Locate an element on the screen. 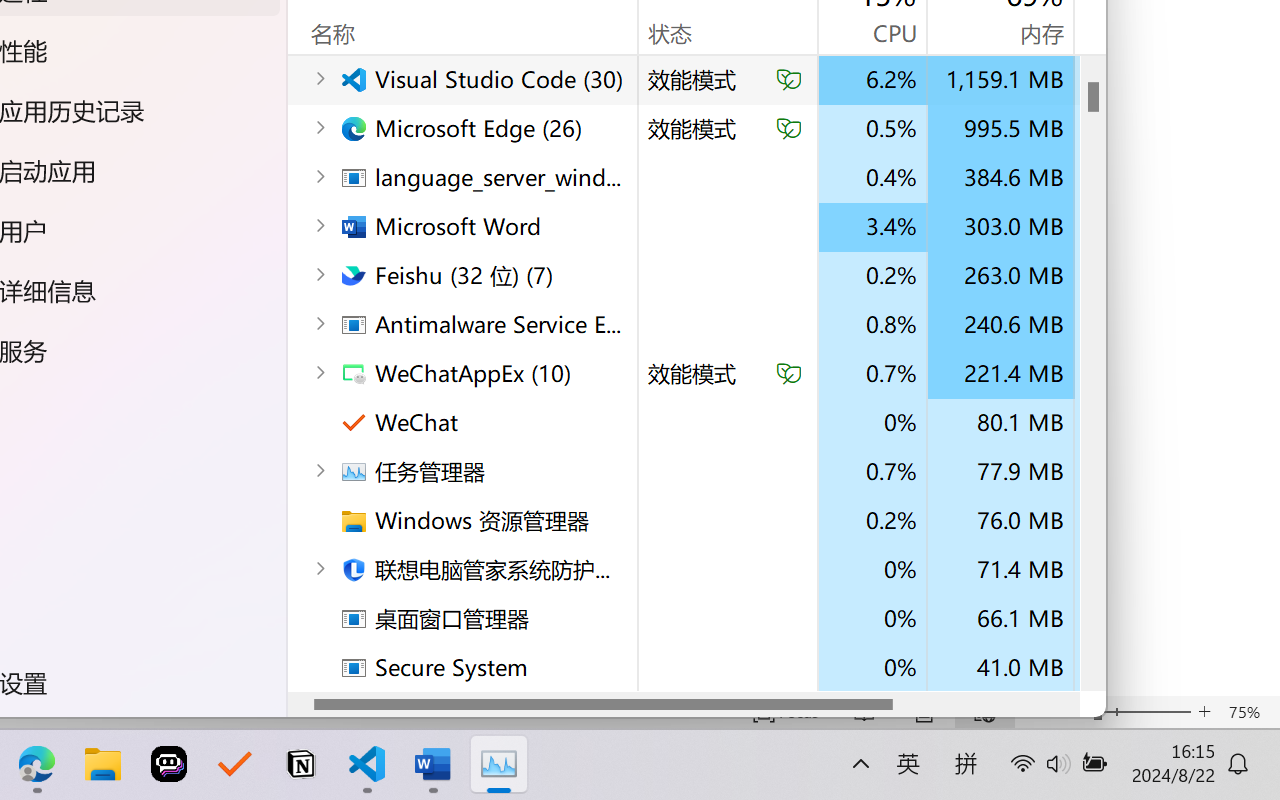  'Notion' is located at coordinates (299, 764).